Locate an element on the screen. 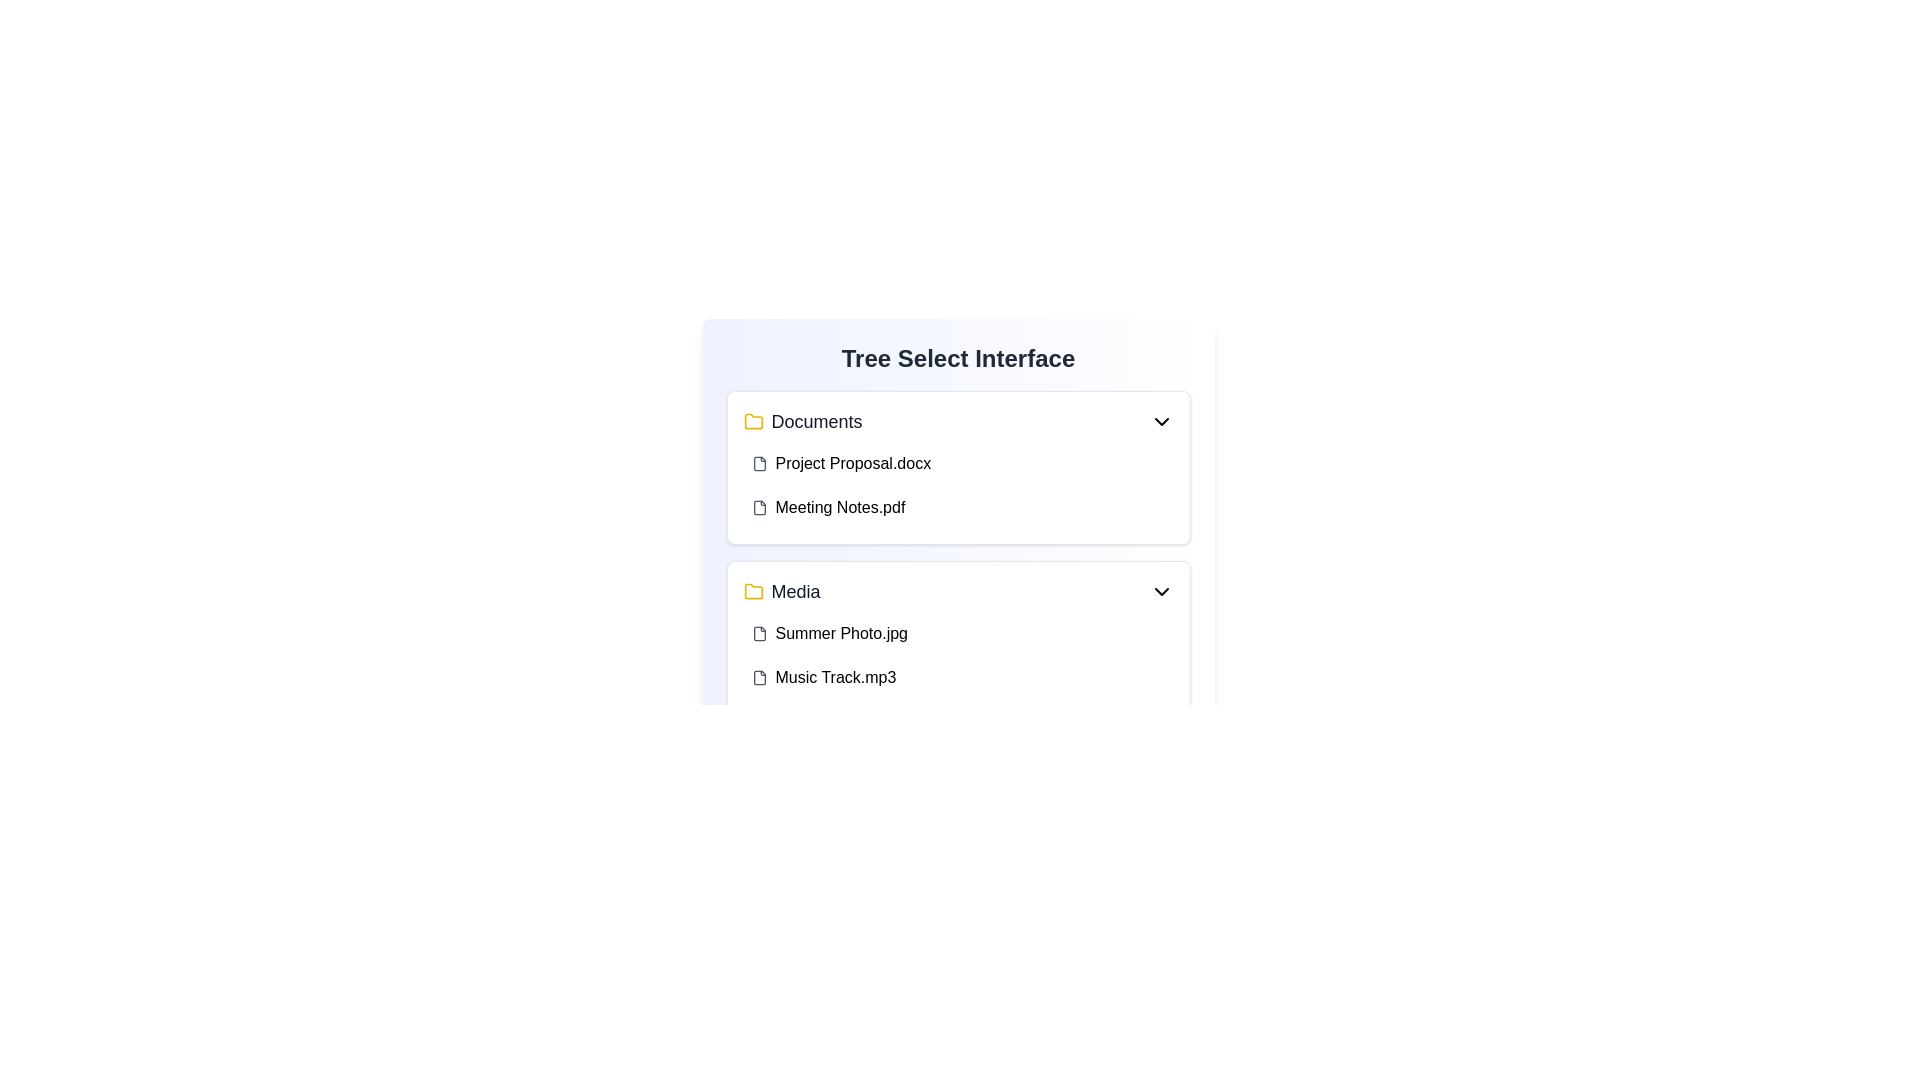 The width and height of the screenshot is (1920, 1080). on the first item in the 'Documents' section, which displays the file name 'Project Proposal.docx' is located at coordinates (957, 463).